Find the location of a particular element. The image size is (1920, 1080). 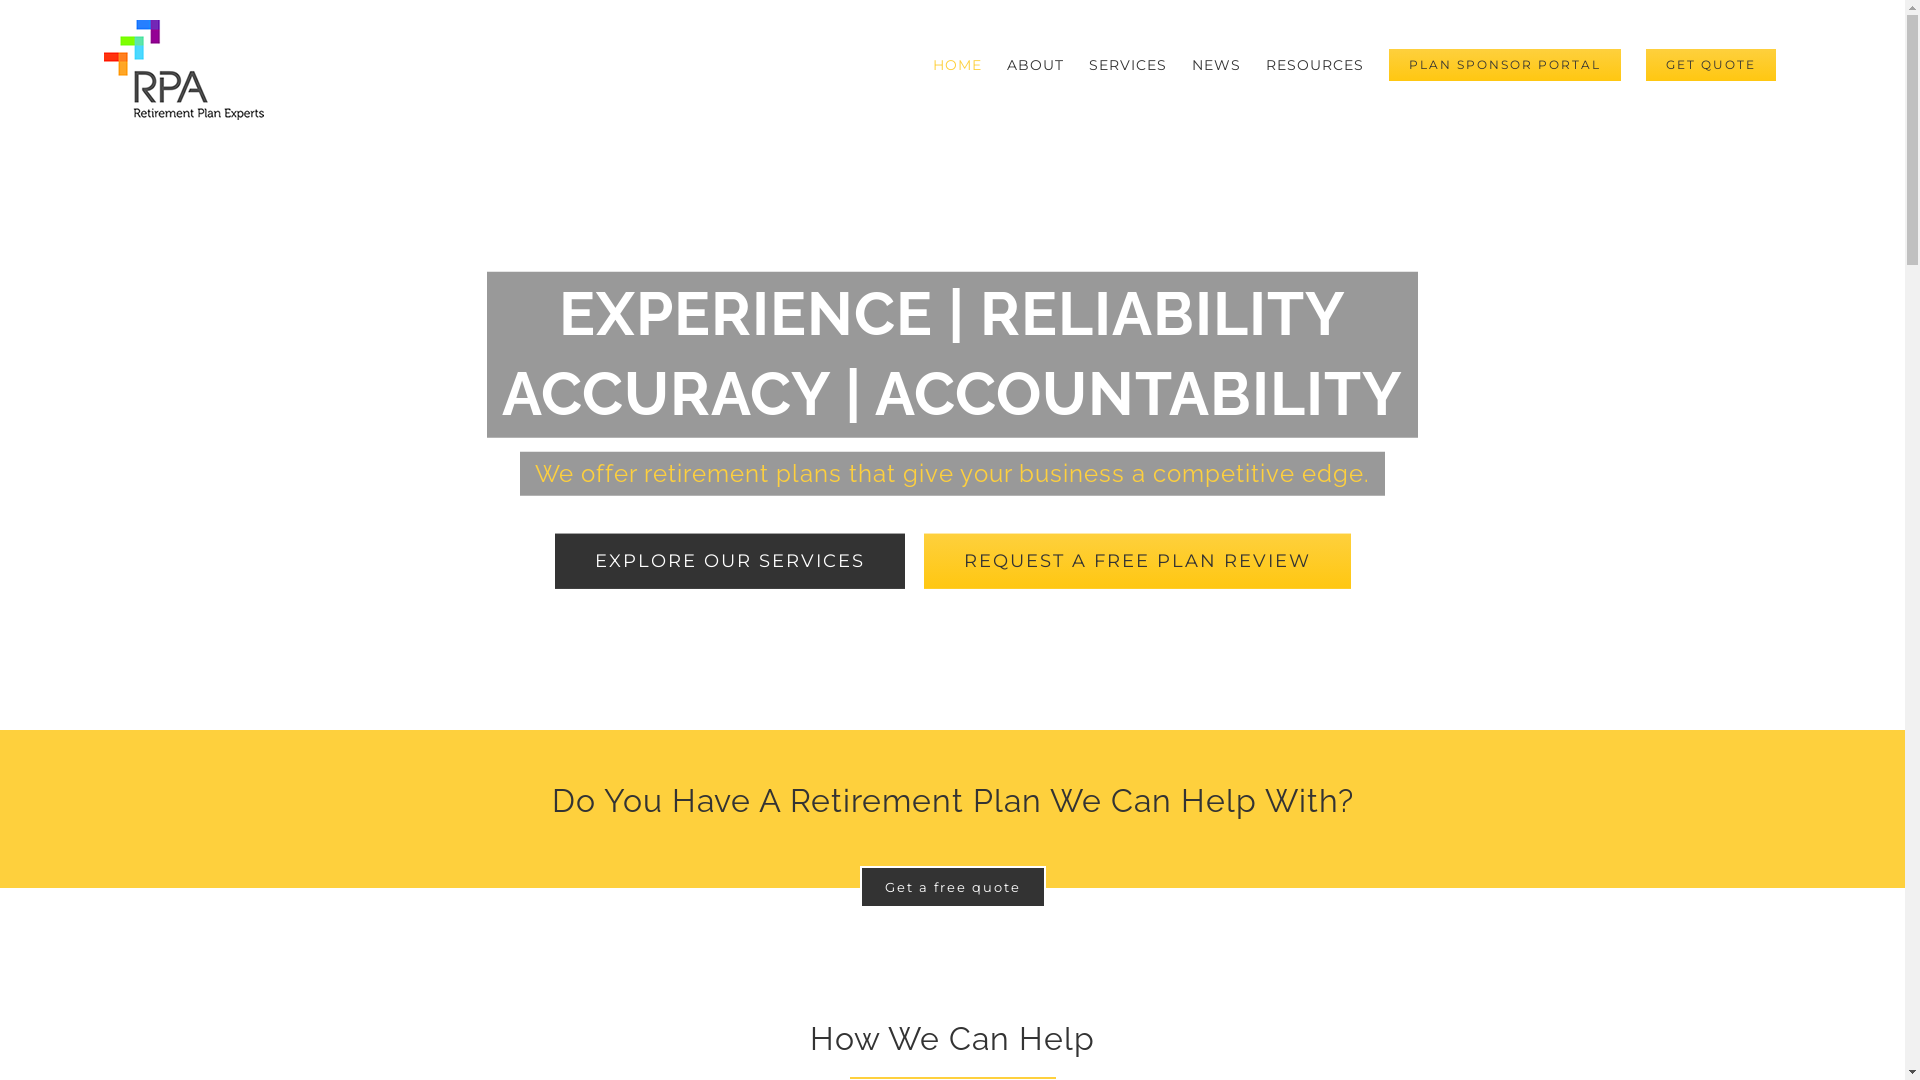

'HOME' is located at coordinates (956, 64).